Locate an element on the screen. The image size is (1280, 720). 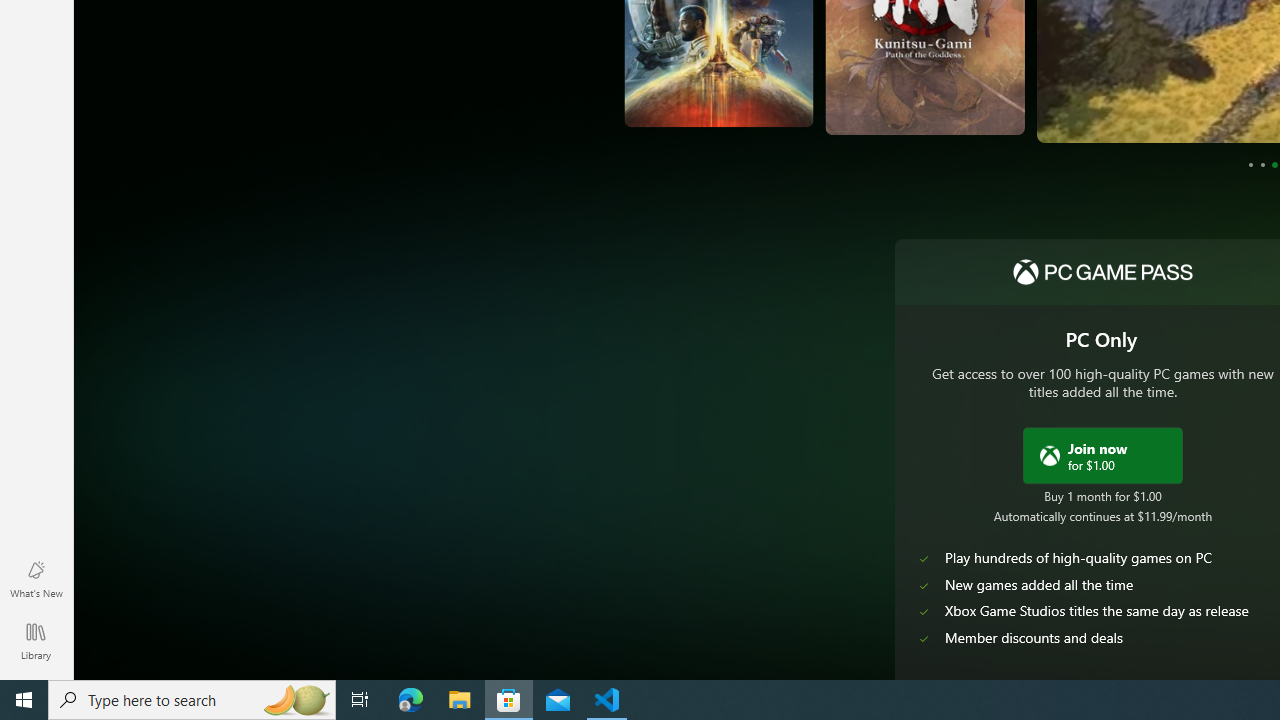
'Join PC Game Pass now for $1.00' is located at coordinates (1101, 455).